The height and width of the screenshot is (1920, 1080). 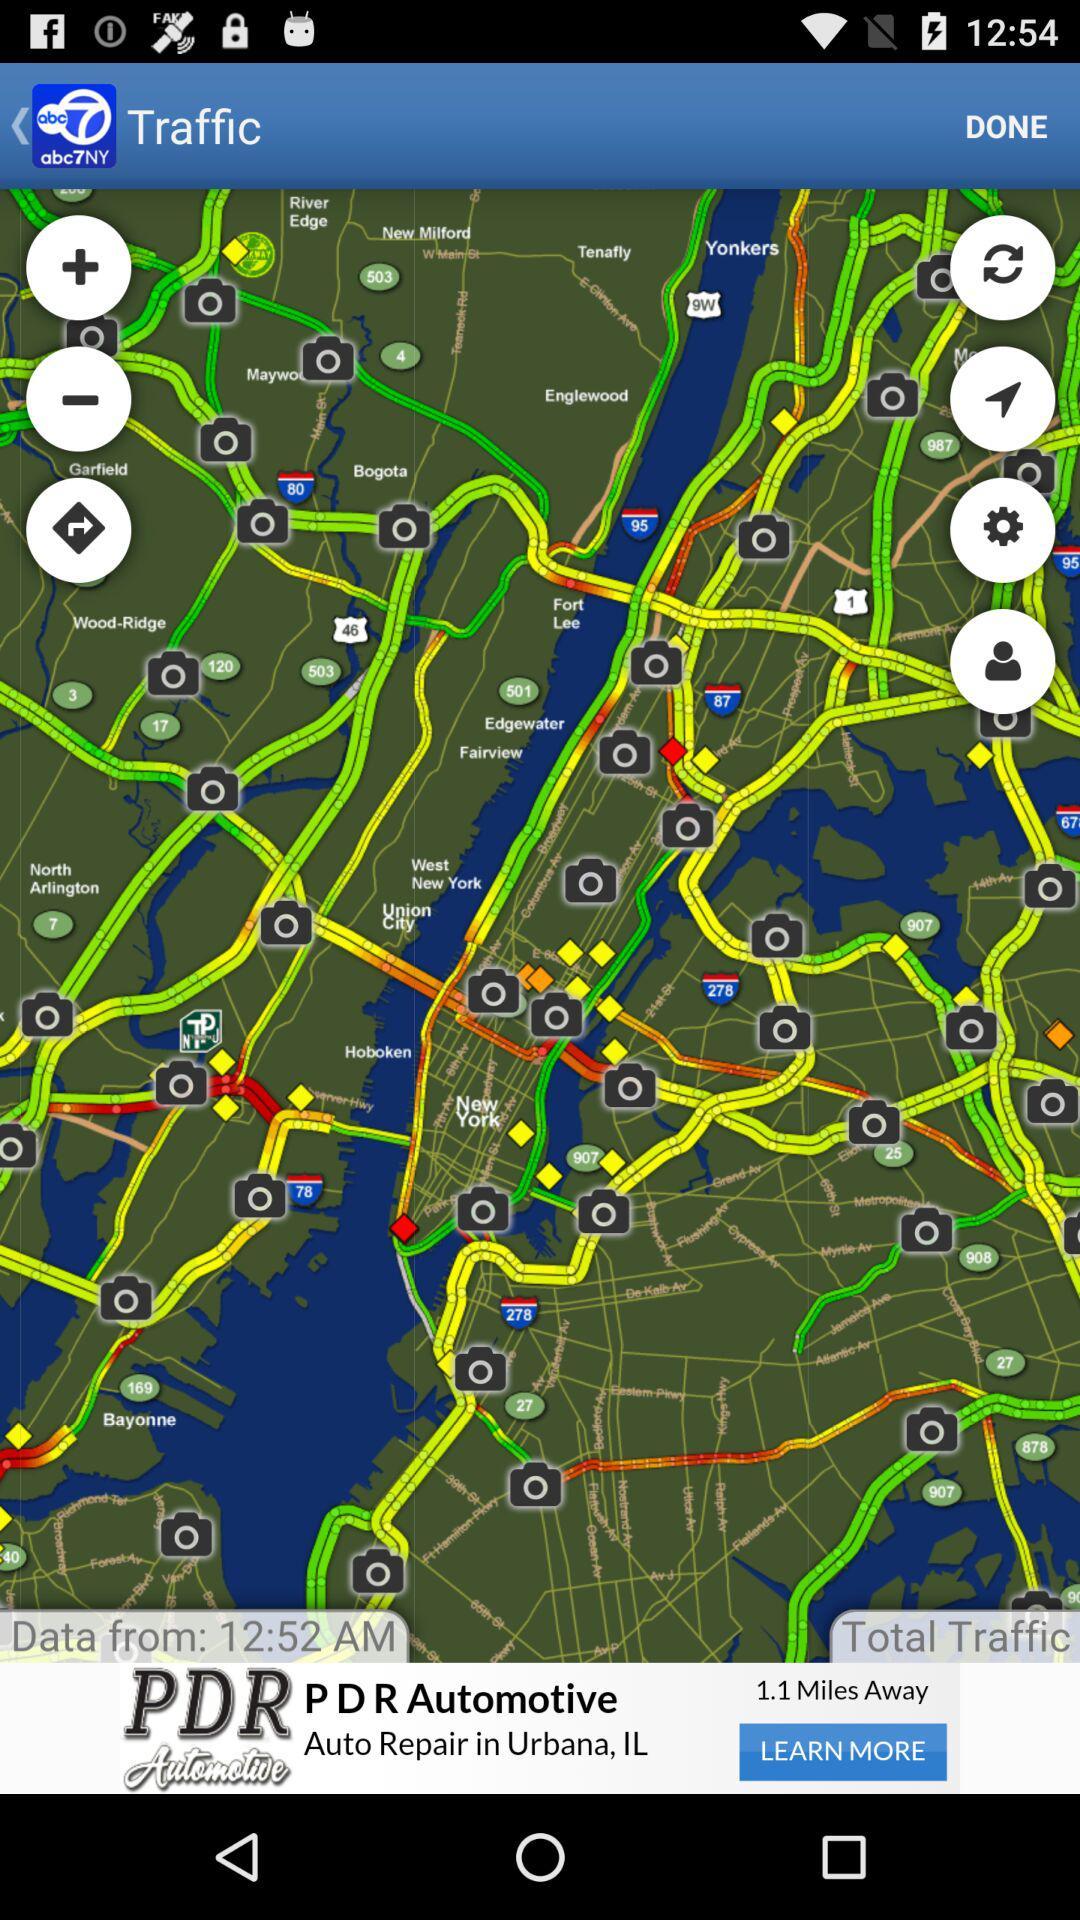 I want to click on location button, so click(x=540, y=1727).